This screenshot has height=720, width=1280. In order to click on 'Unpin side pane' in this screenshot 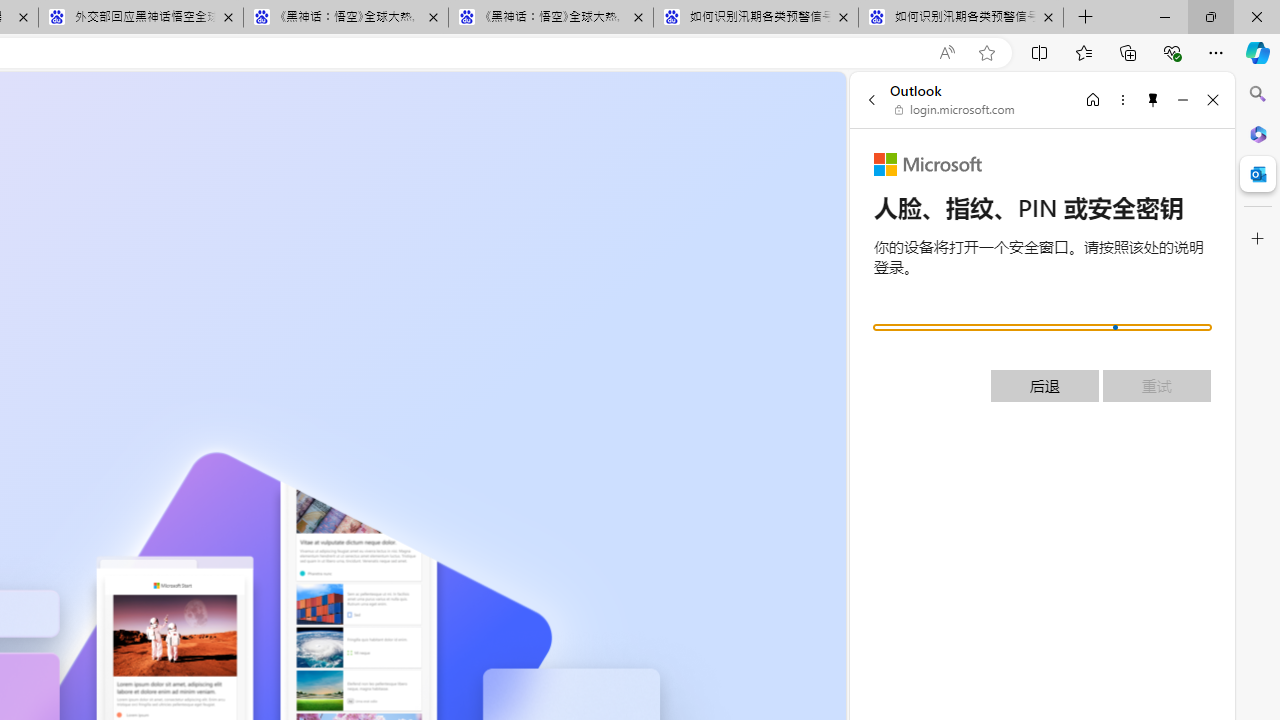, I will do `click(1153, 99)`.